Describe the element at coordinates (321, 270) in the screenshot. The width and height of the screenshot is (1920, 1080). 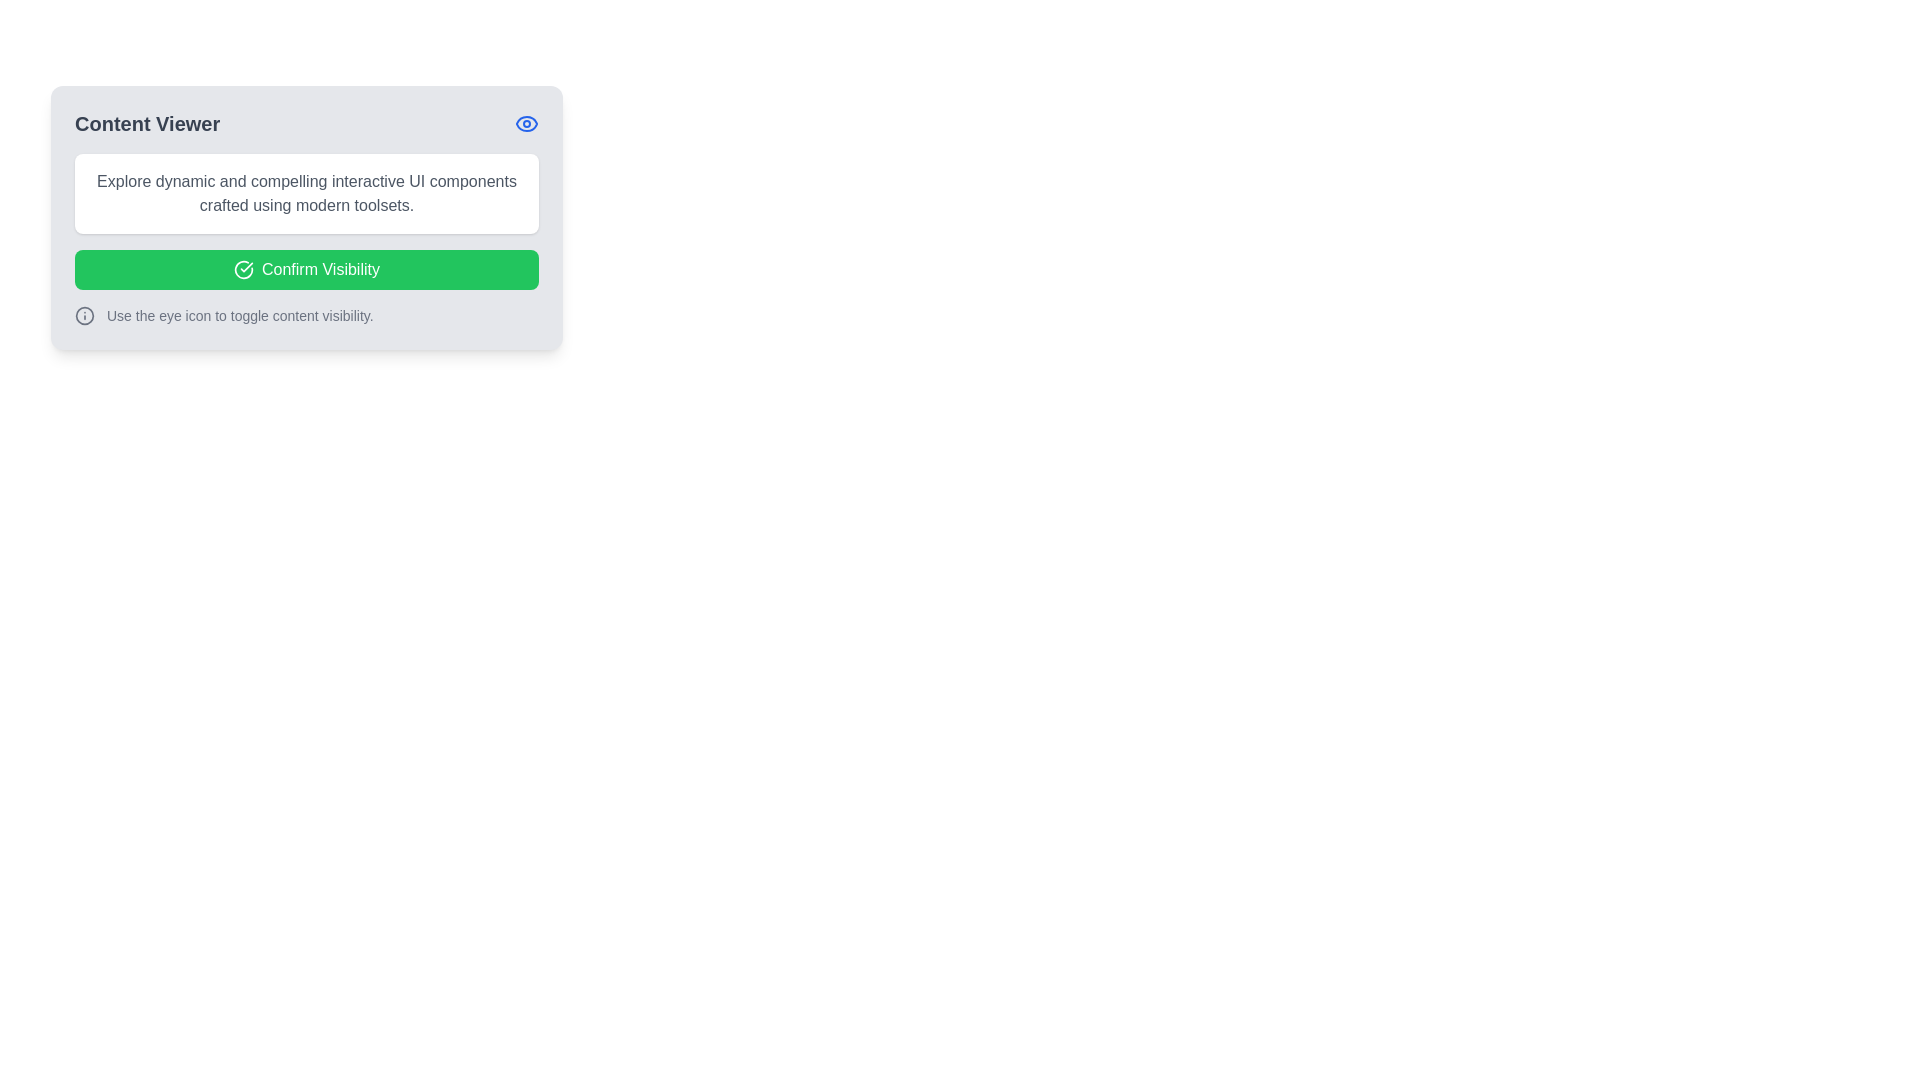
I see `the green button containing the text 'Confirm Visibility' which is located at the bottom-center of the gray dialog box labeled 'Content Viewer'` at that location.